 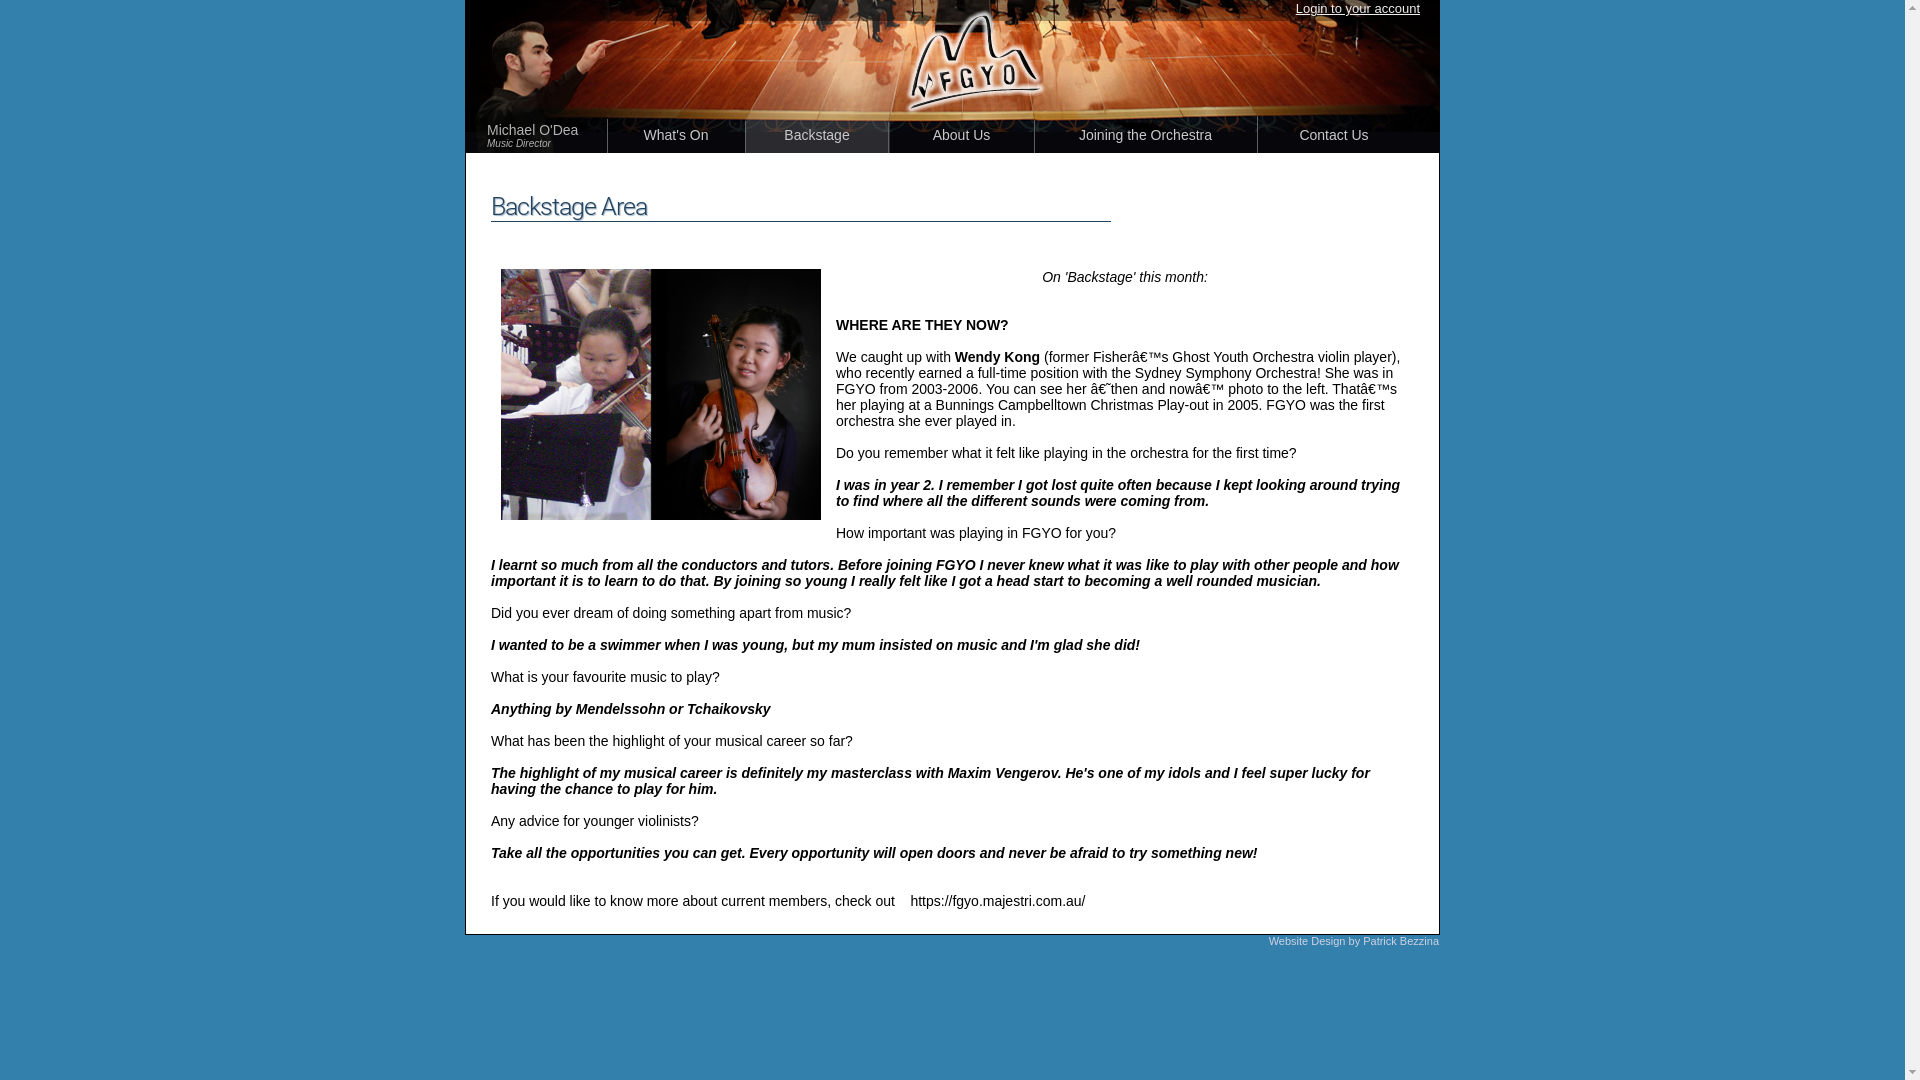 What do you see at coordinates (547, 135) in the screenshot?
I see `'Michael O'Dea` at bounding box center [547, 135].